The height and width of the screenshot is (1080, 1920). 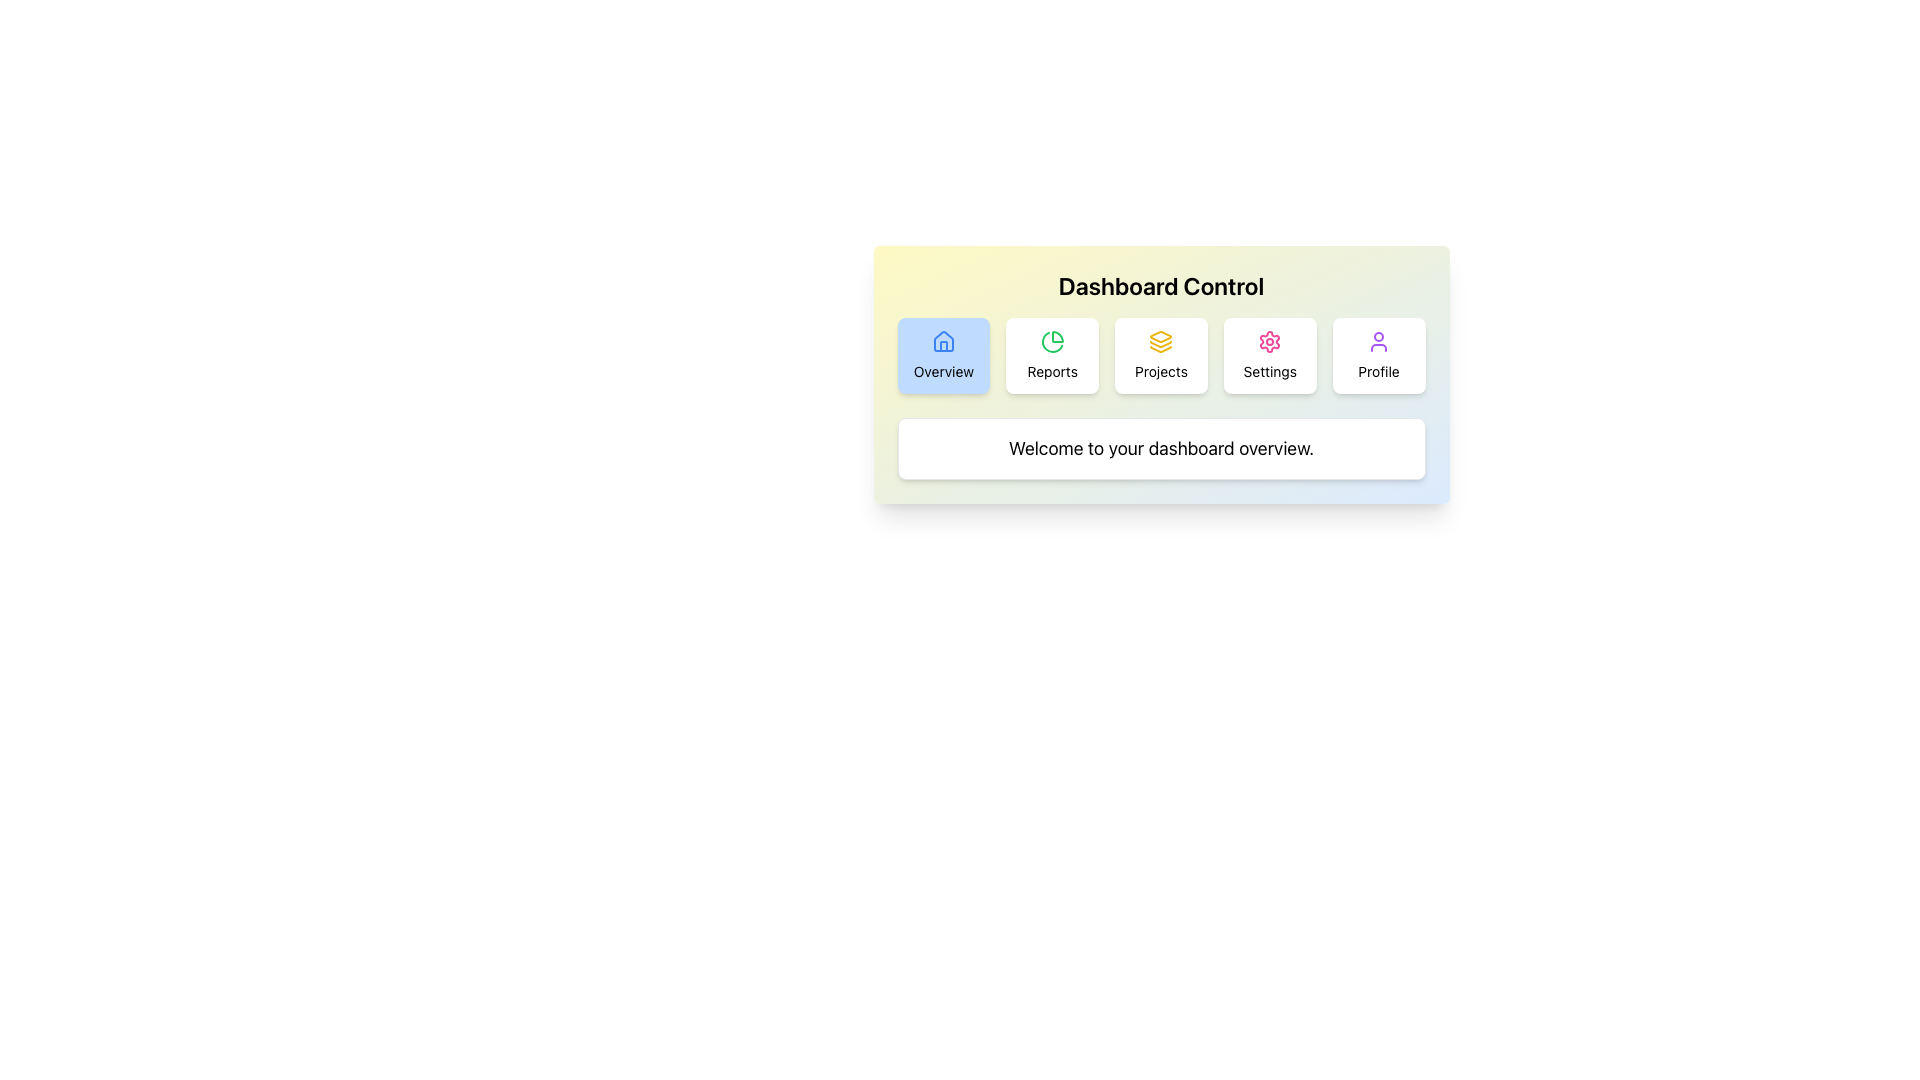 What do you see at coordinates (1269, 371) in the screenshot?
I see `text label displaying 'Settings' located beneath the pink gear icon in the settings button group` at bounding box center [1269, 371].